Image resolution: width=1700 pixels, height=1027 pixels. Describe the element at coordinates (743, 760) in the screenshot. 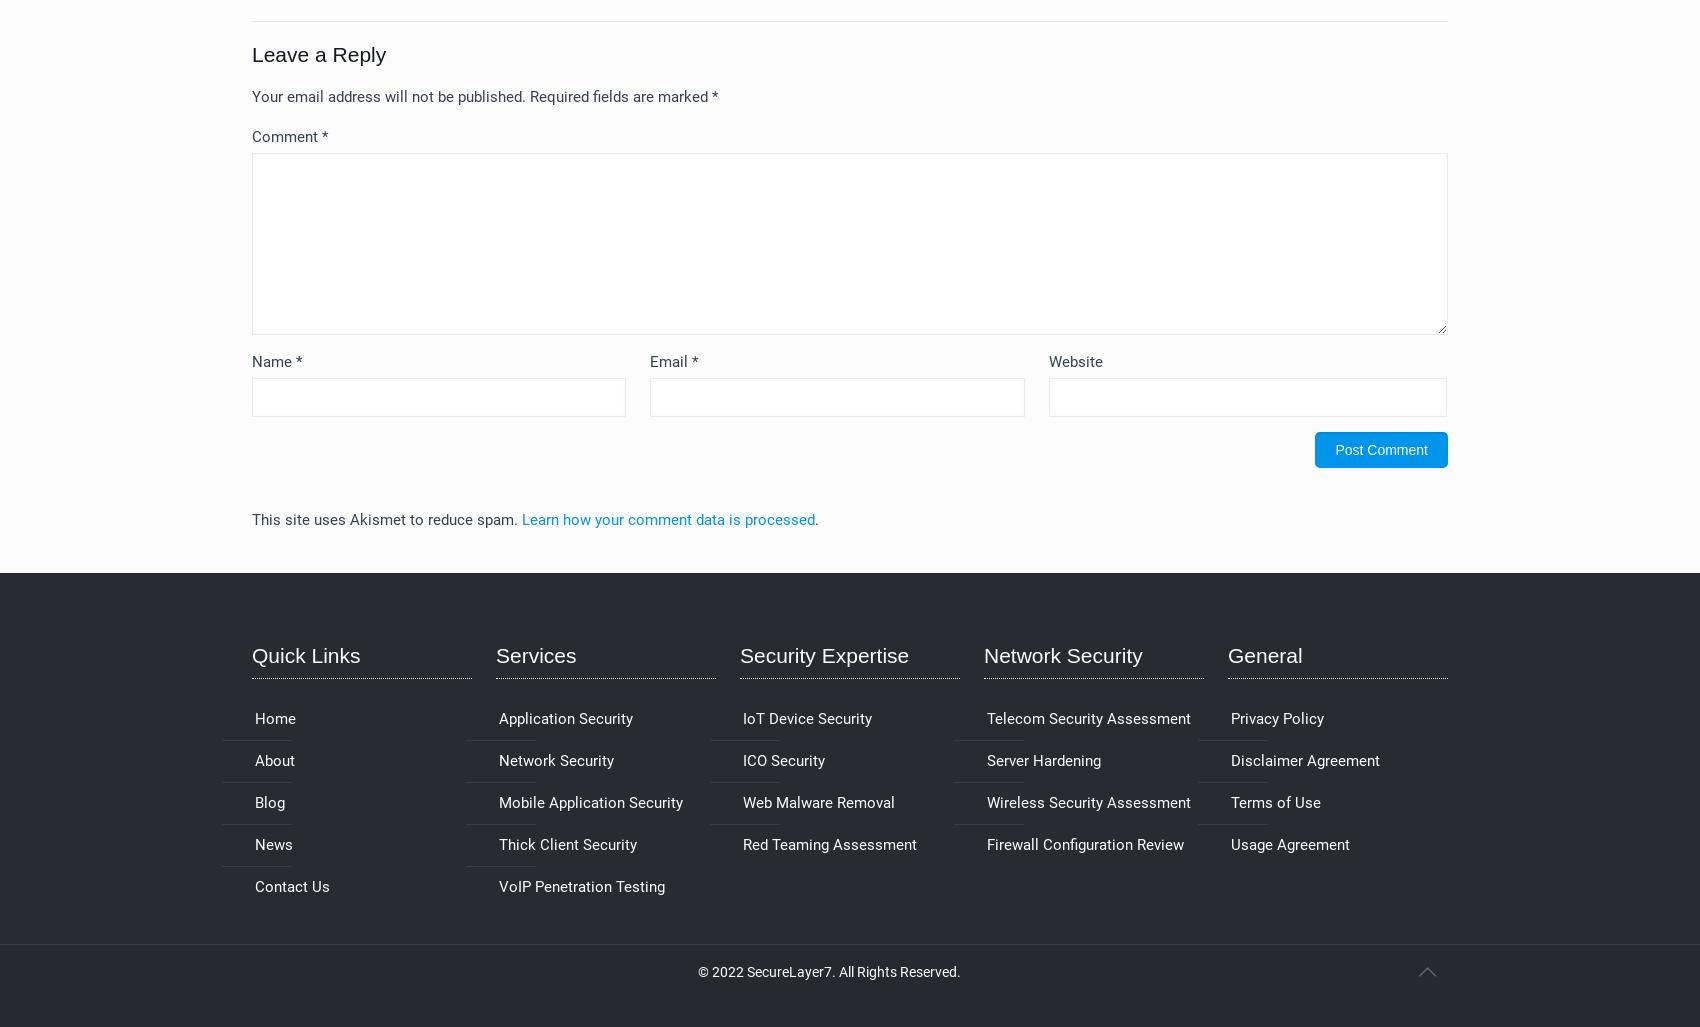

I see `'ICO Security'` at that location.